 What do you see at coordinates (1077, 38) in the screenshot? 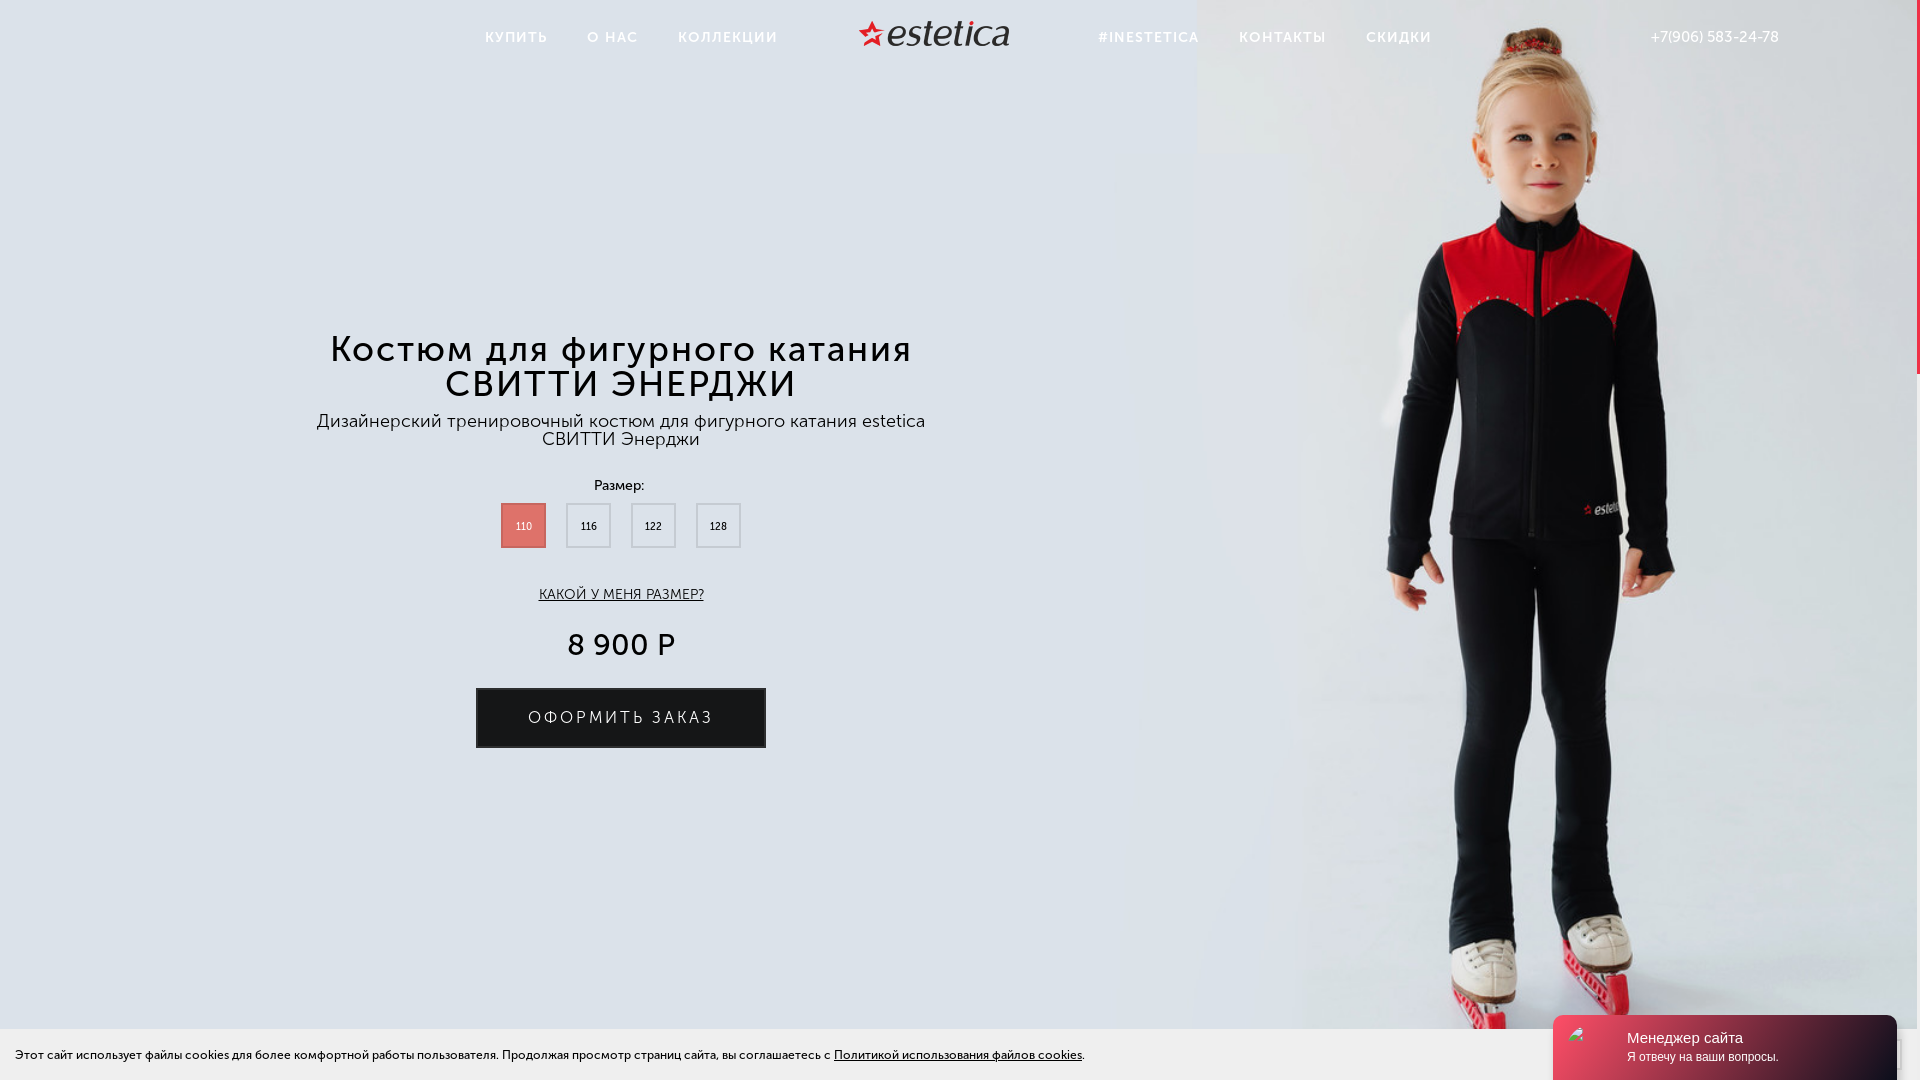
I see `'#INESTETICA'` at bounding box center [1077, 38].